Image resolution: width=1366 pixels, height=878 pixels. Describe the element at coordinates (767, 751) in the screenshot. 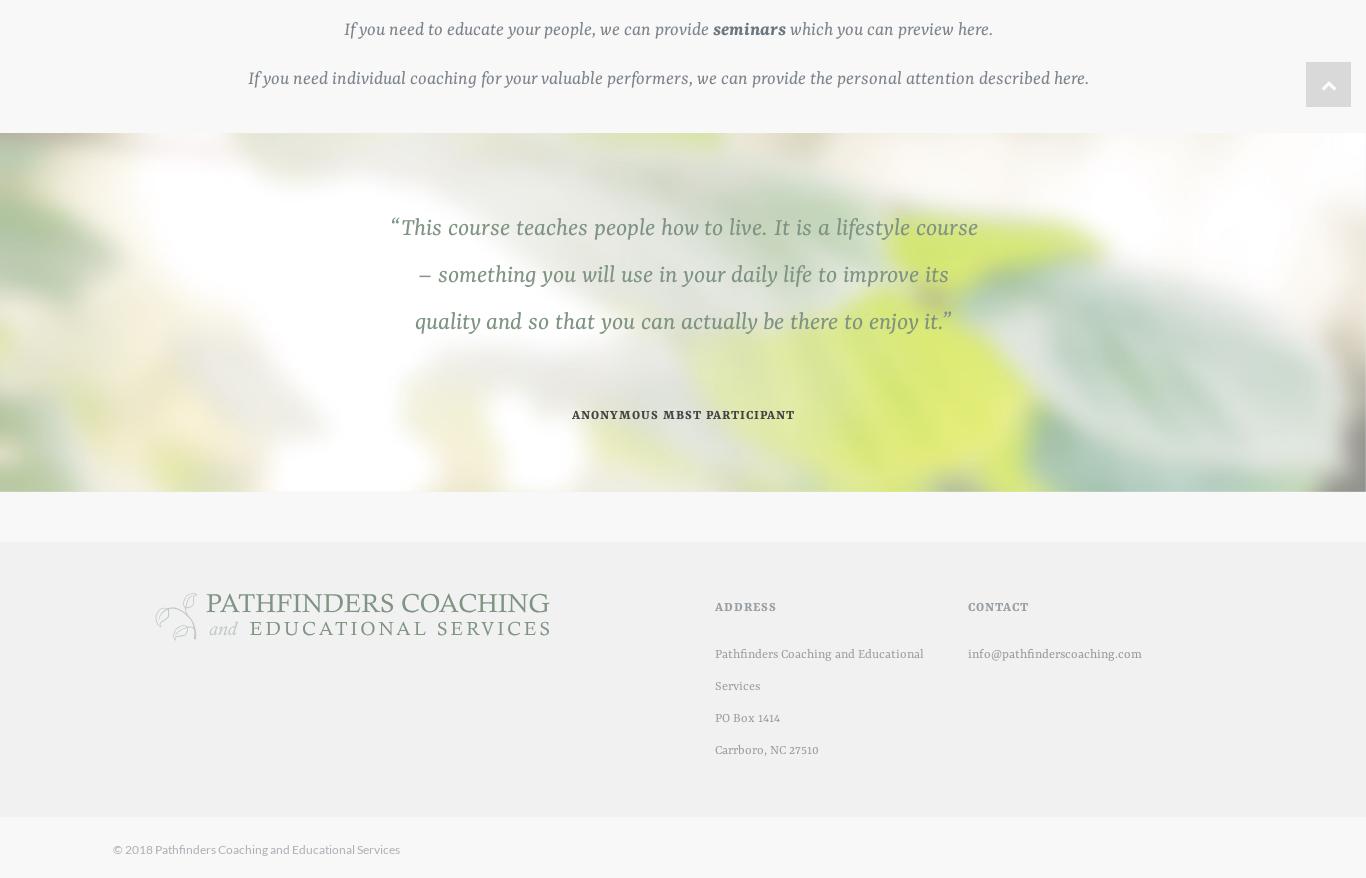

I see `'Carrboro, NC 27510'` at that location.